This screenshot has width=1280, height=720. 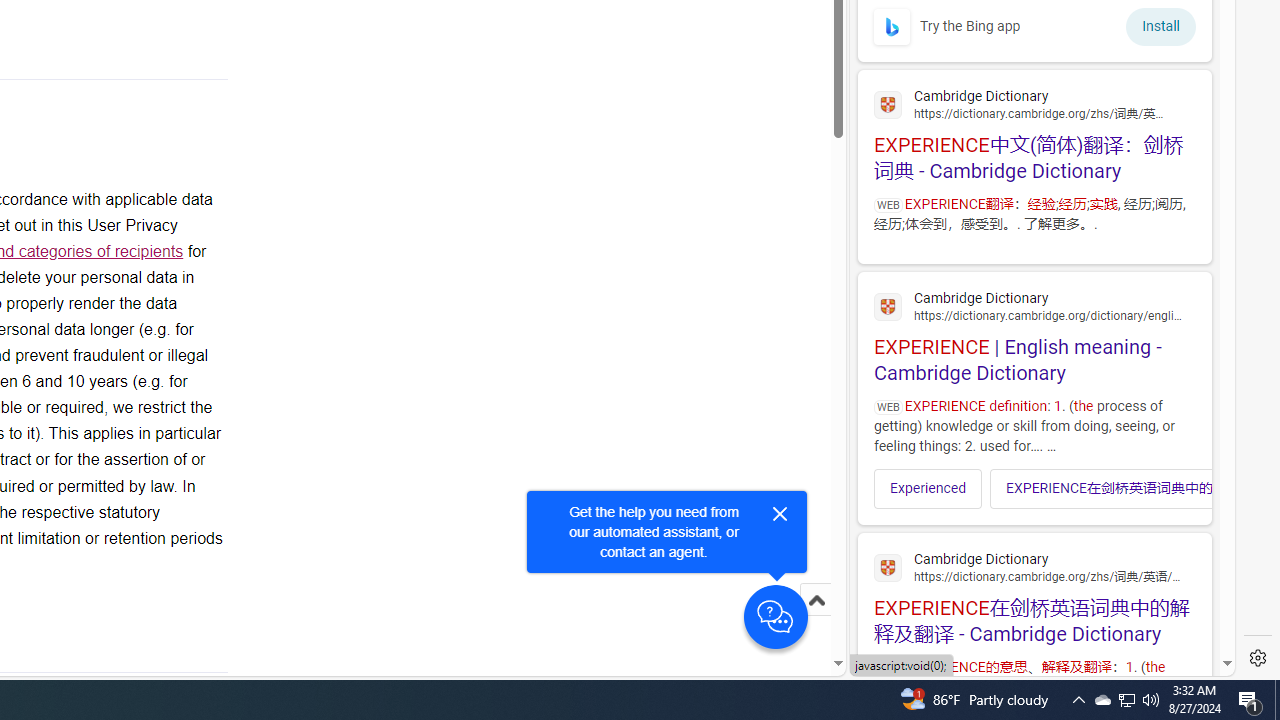 What do you see at coordinates (1034, 333) in the screenshot?
I see `'EXPERIENCE | English meaning - Cambridge Dictionary'` at bounding box center [1034, 333].